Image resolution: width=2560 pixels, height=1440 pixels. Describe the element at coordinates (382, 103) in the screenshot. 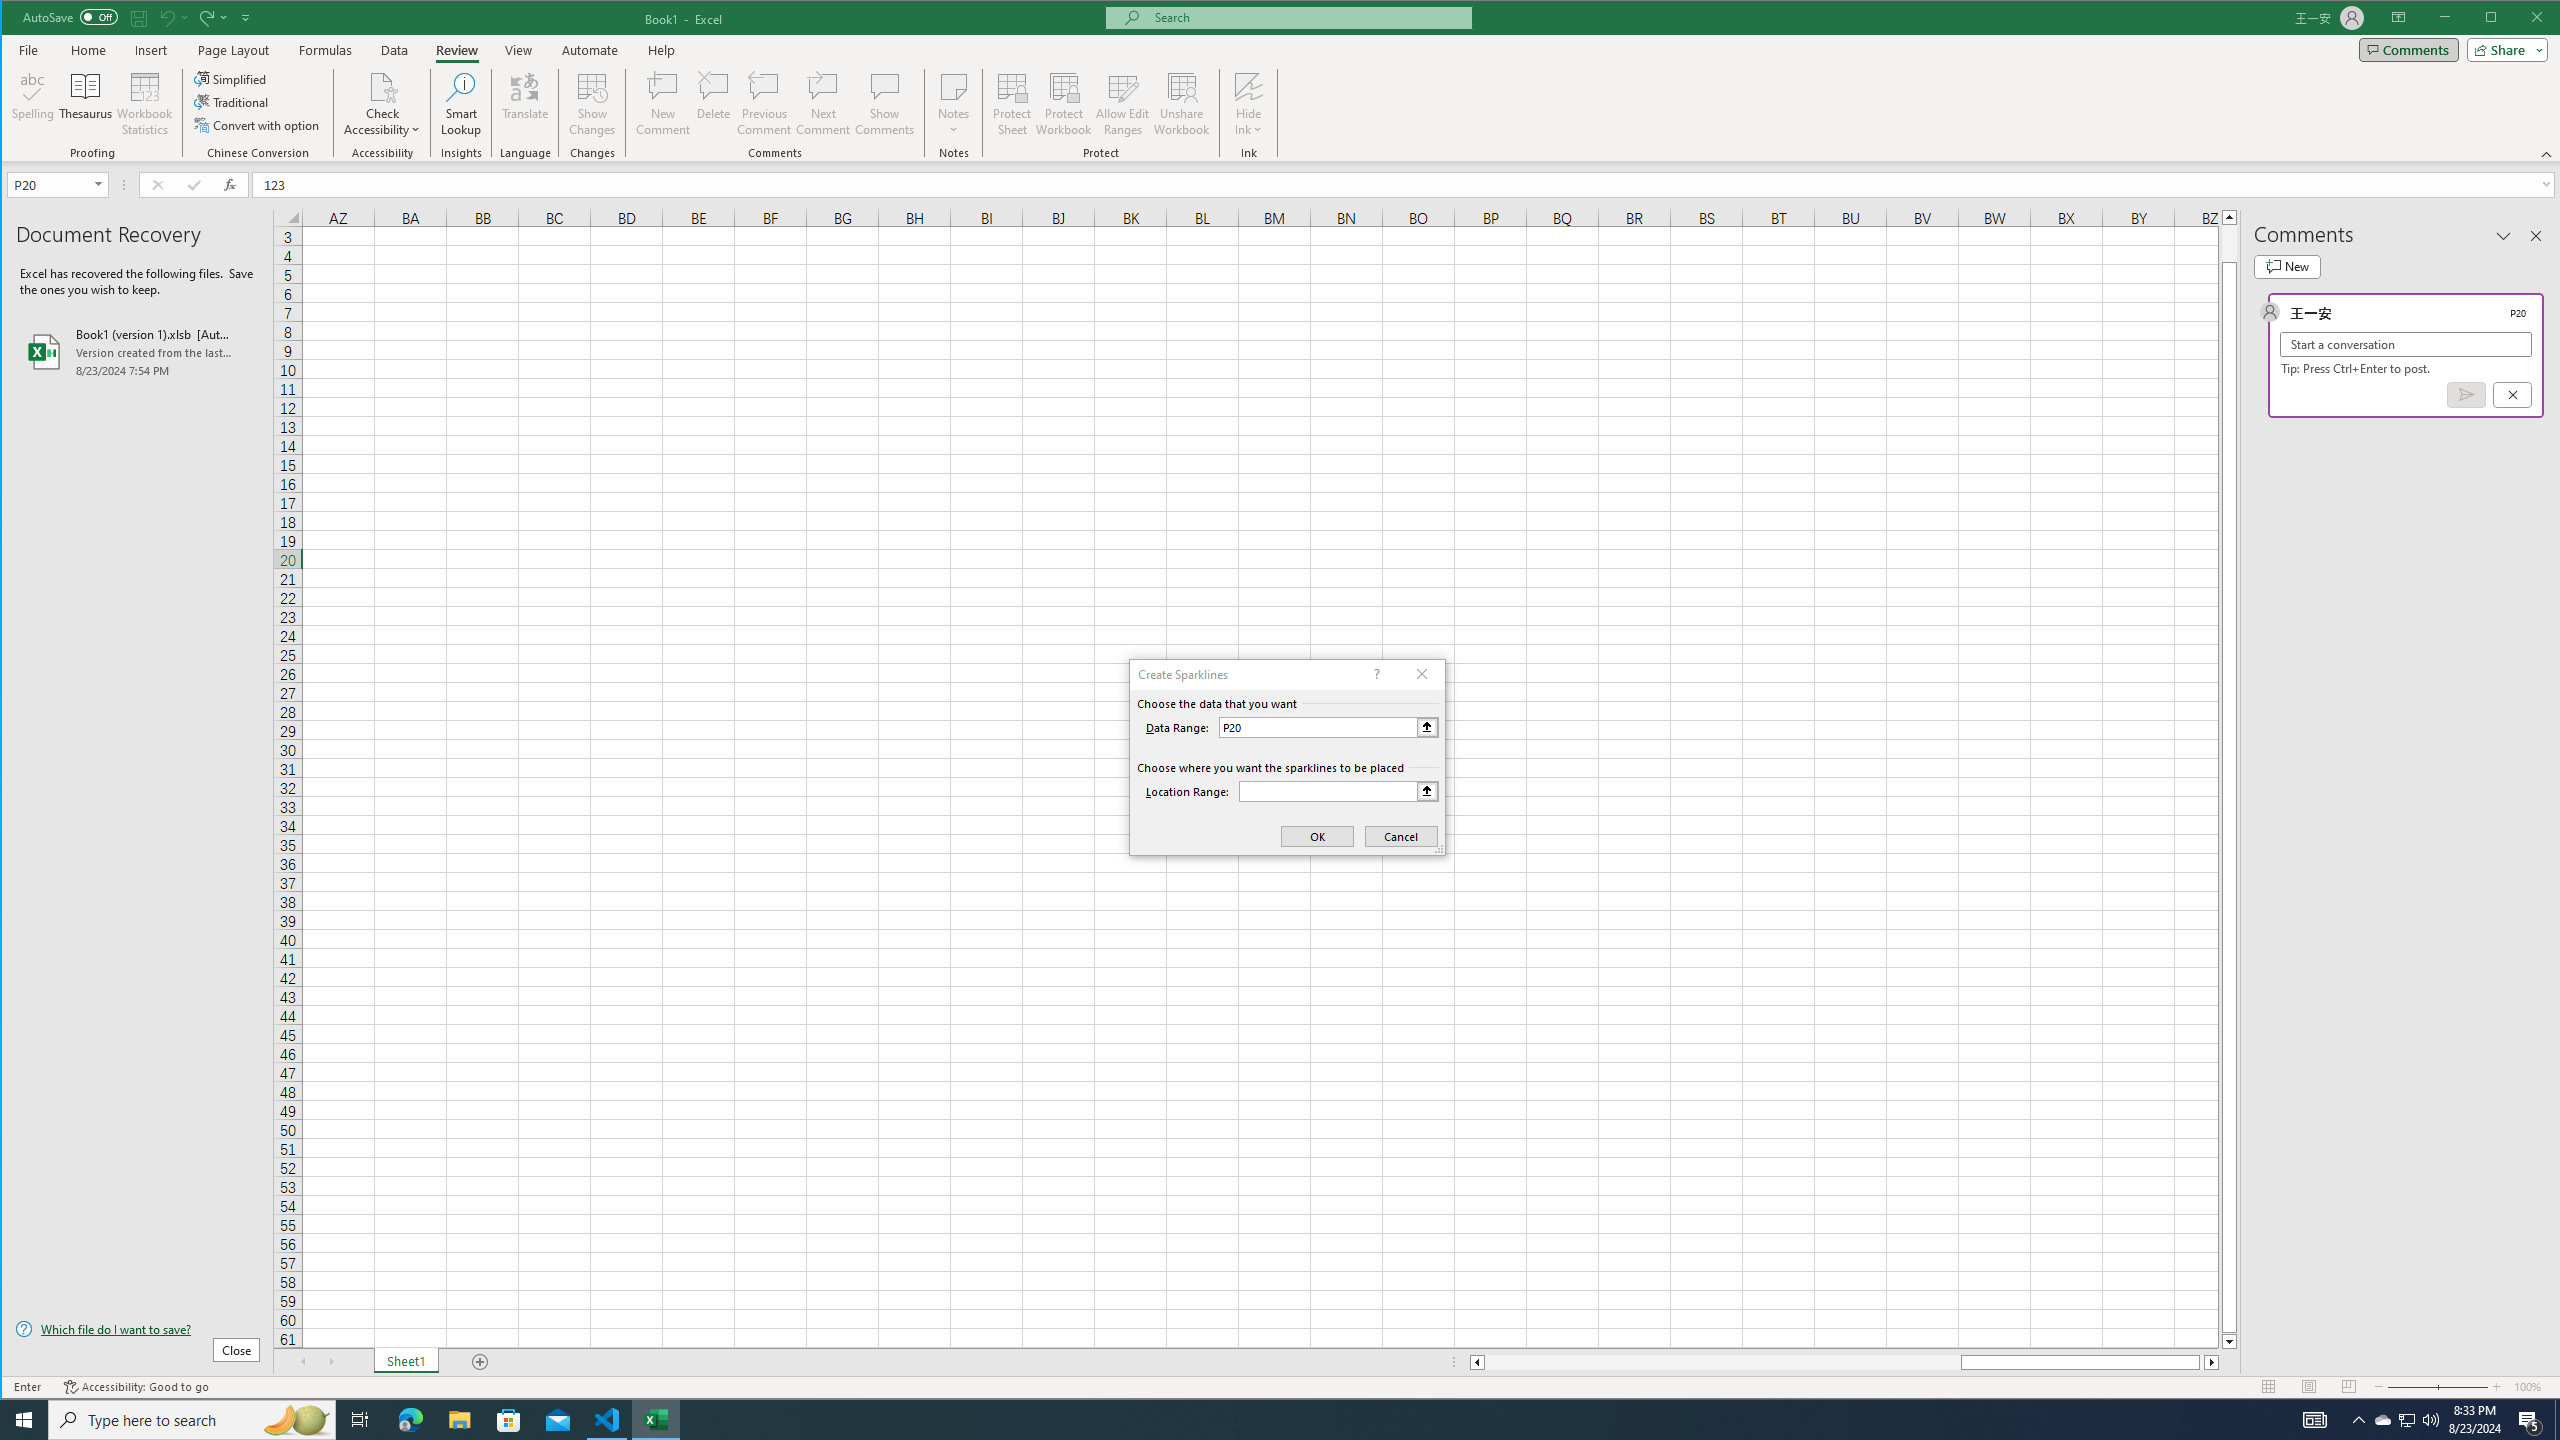

I see `'Check Accessibility'` at that location.